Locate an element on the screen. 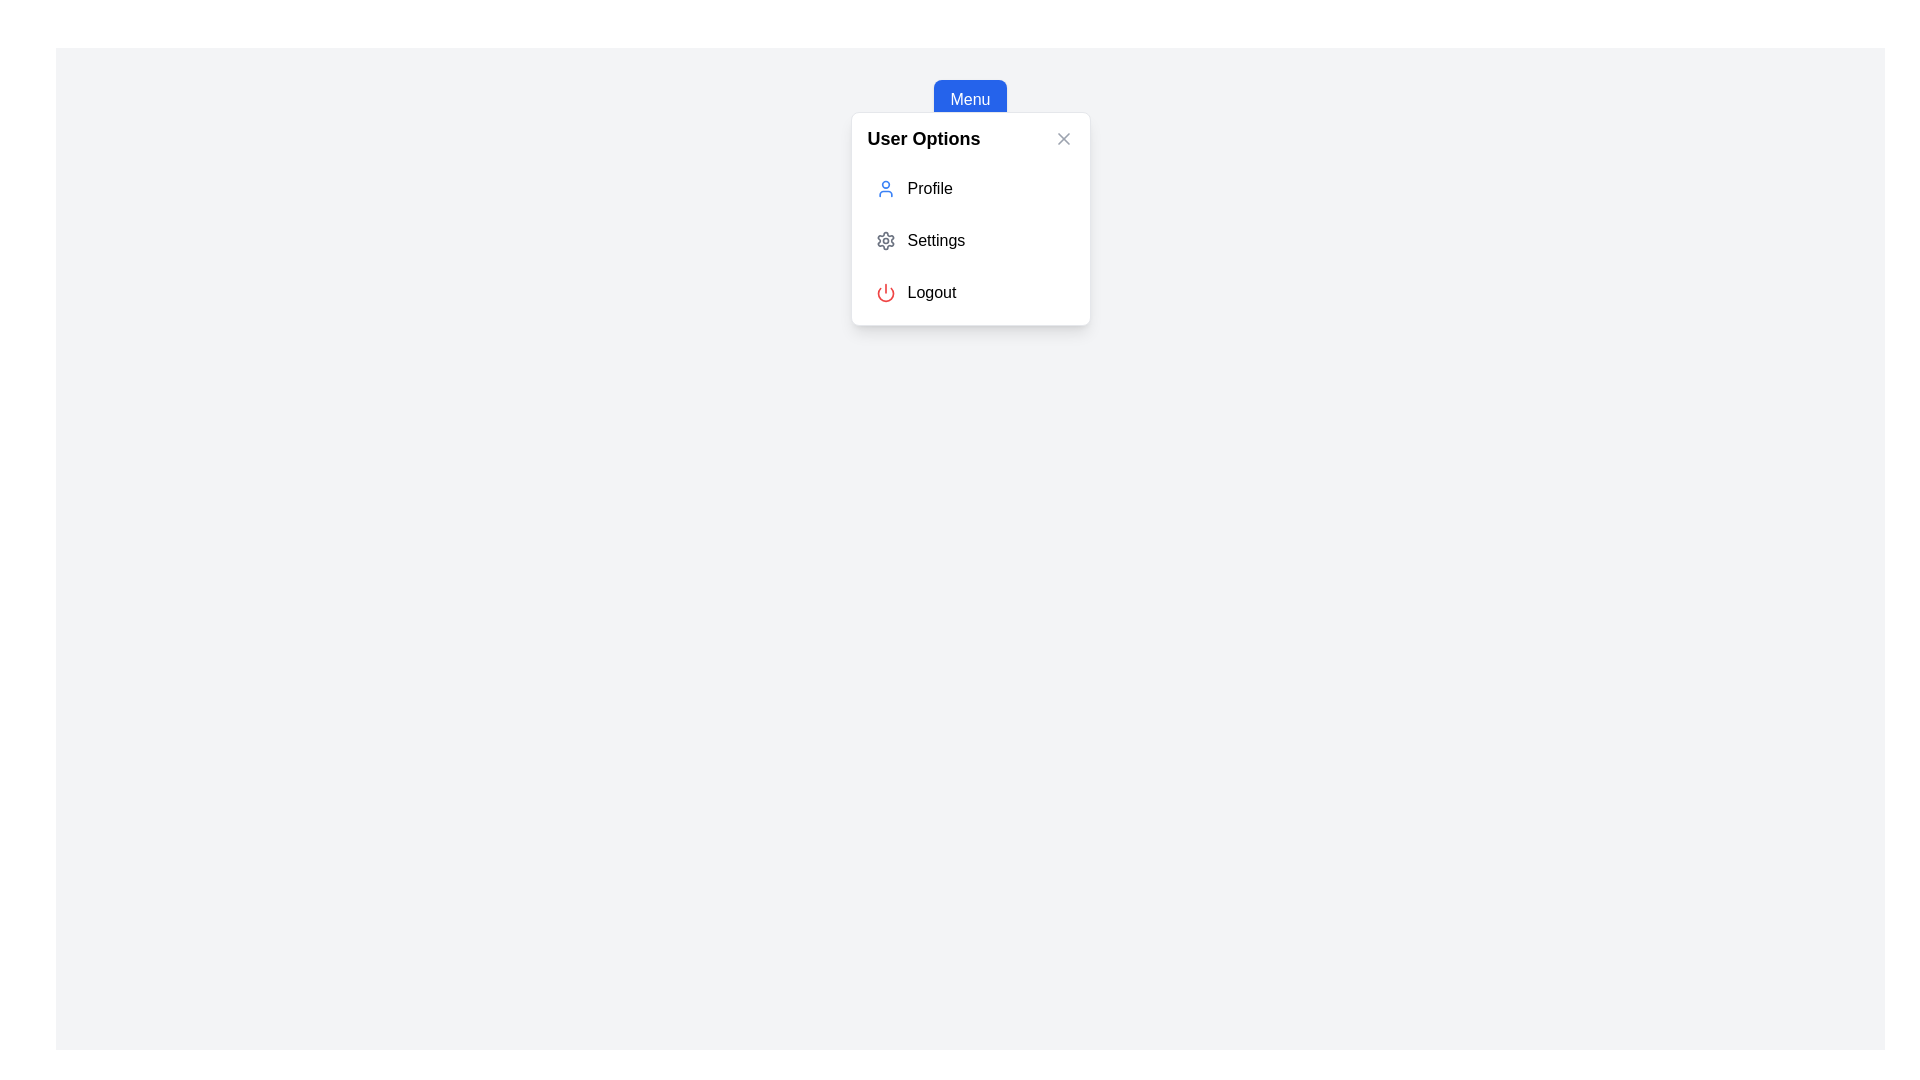  the close button represented by an 'X' icon in the header of the 'User Options' modal is located at coordinates (1062, 137).